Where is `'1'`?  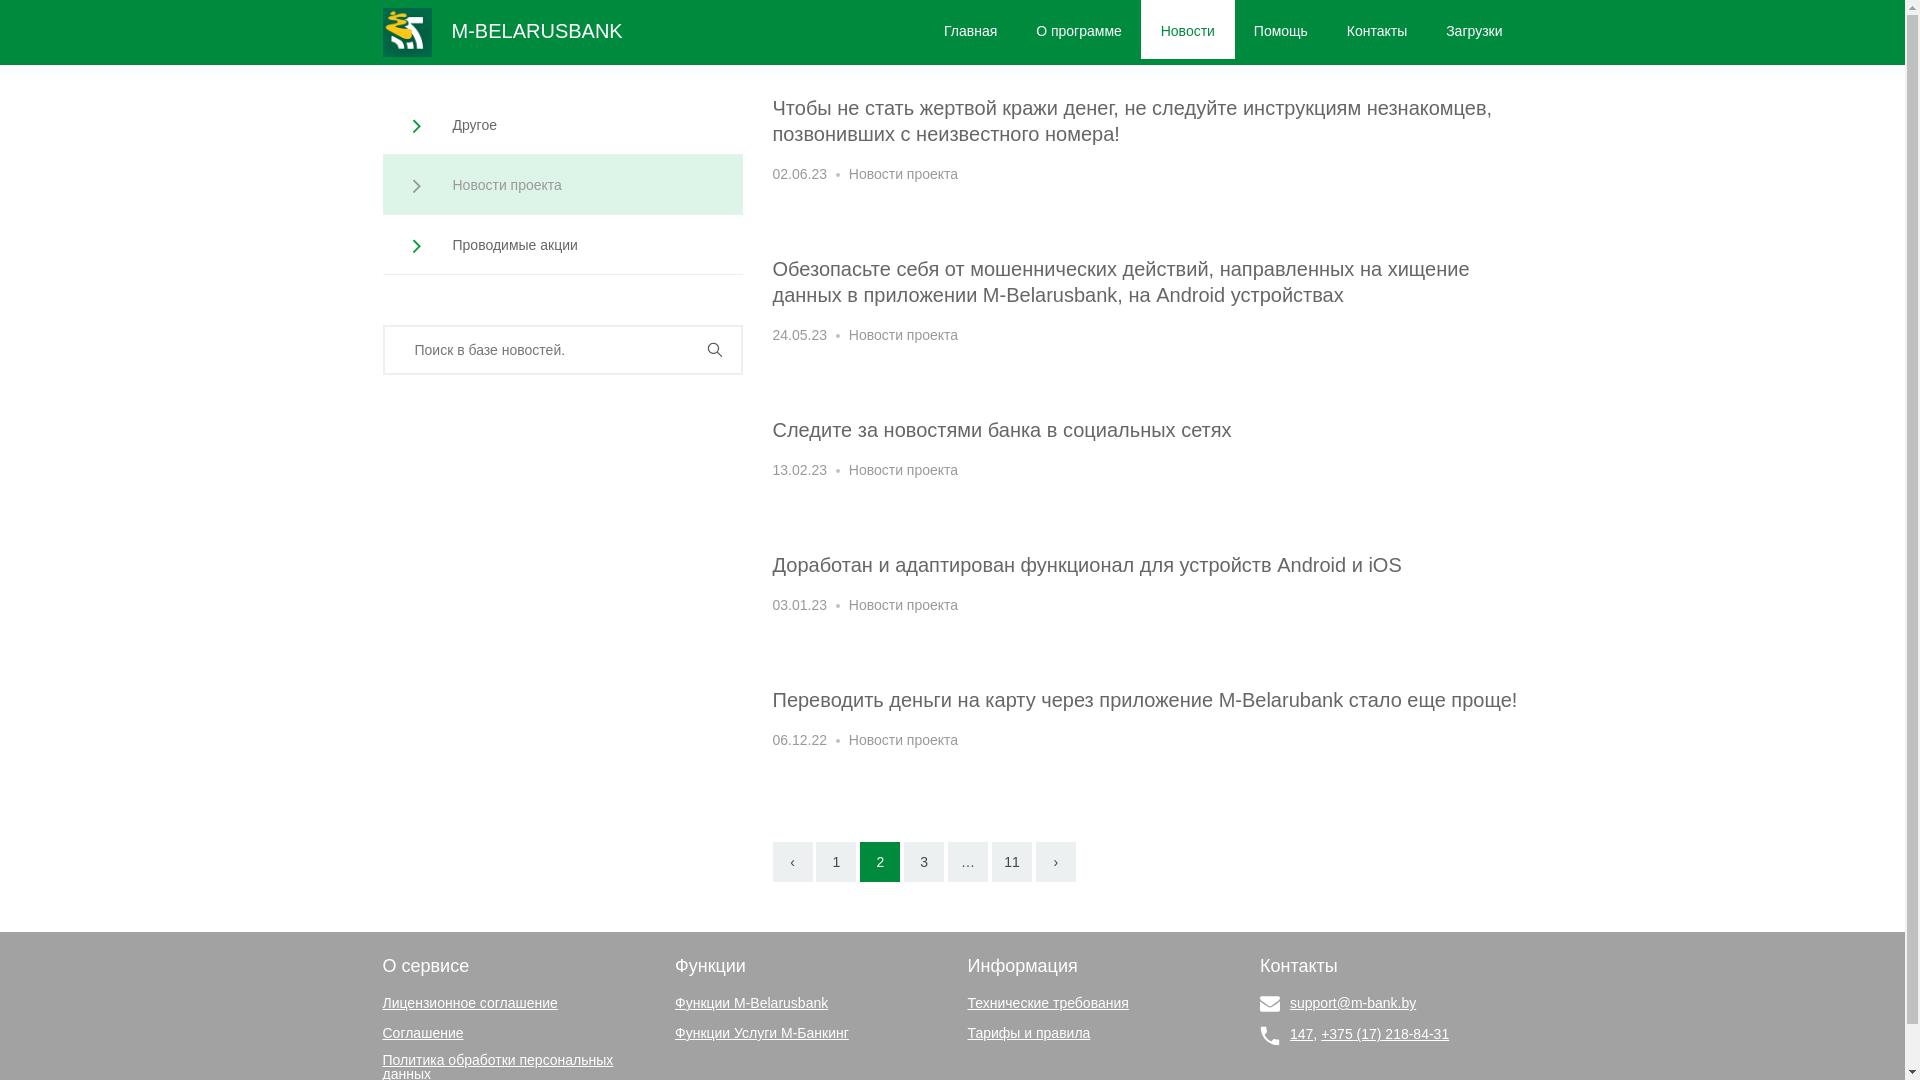 '1' is located at coordinates (816, 860).